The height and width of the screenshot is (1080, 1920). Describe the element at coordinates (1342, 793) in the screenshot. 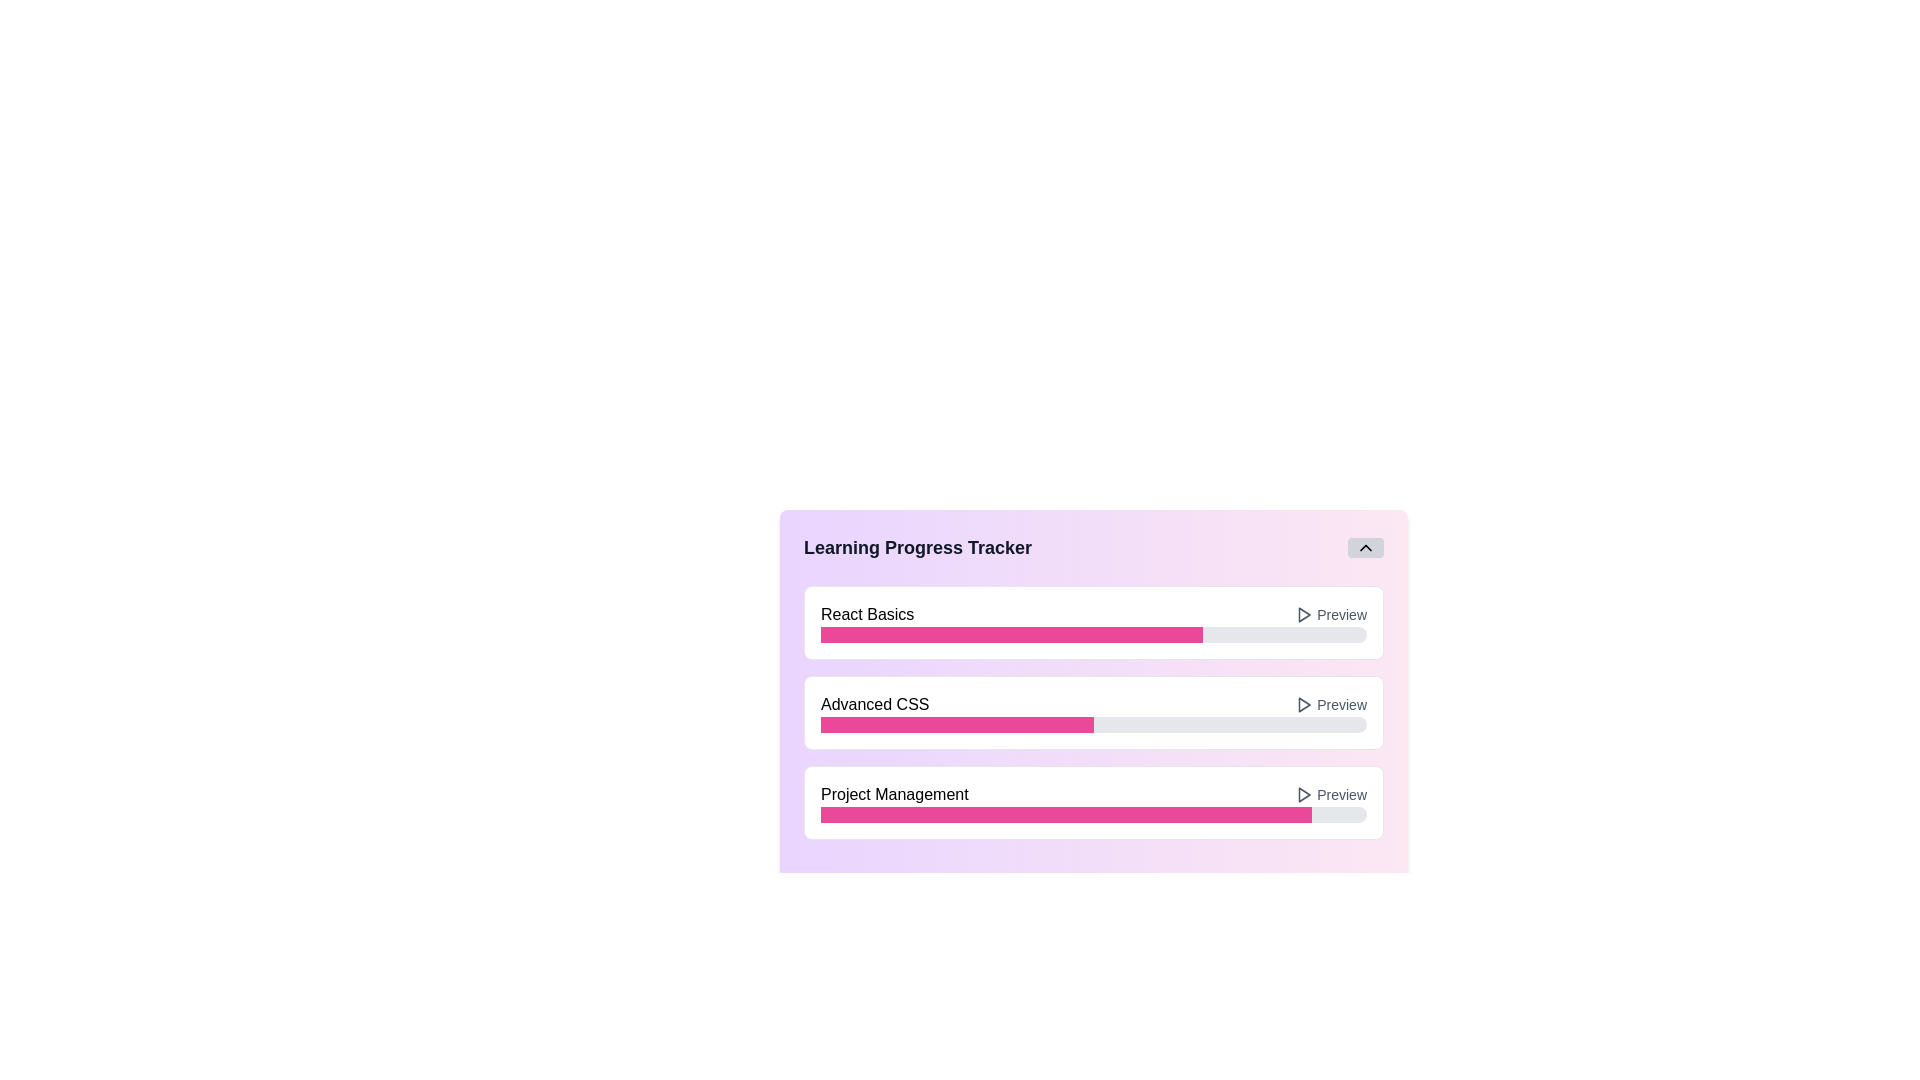

I see `the third 'Preview' text label element located to the right of the play button icon in the Project Management section` at that location.